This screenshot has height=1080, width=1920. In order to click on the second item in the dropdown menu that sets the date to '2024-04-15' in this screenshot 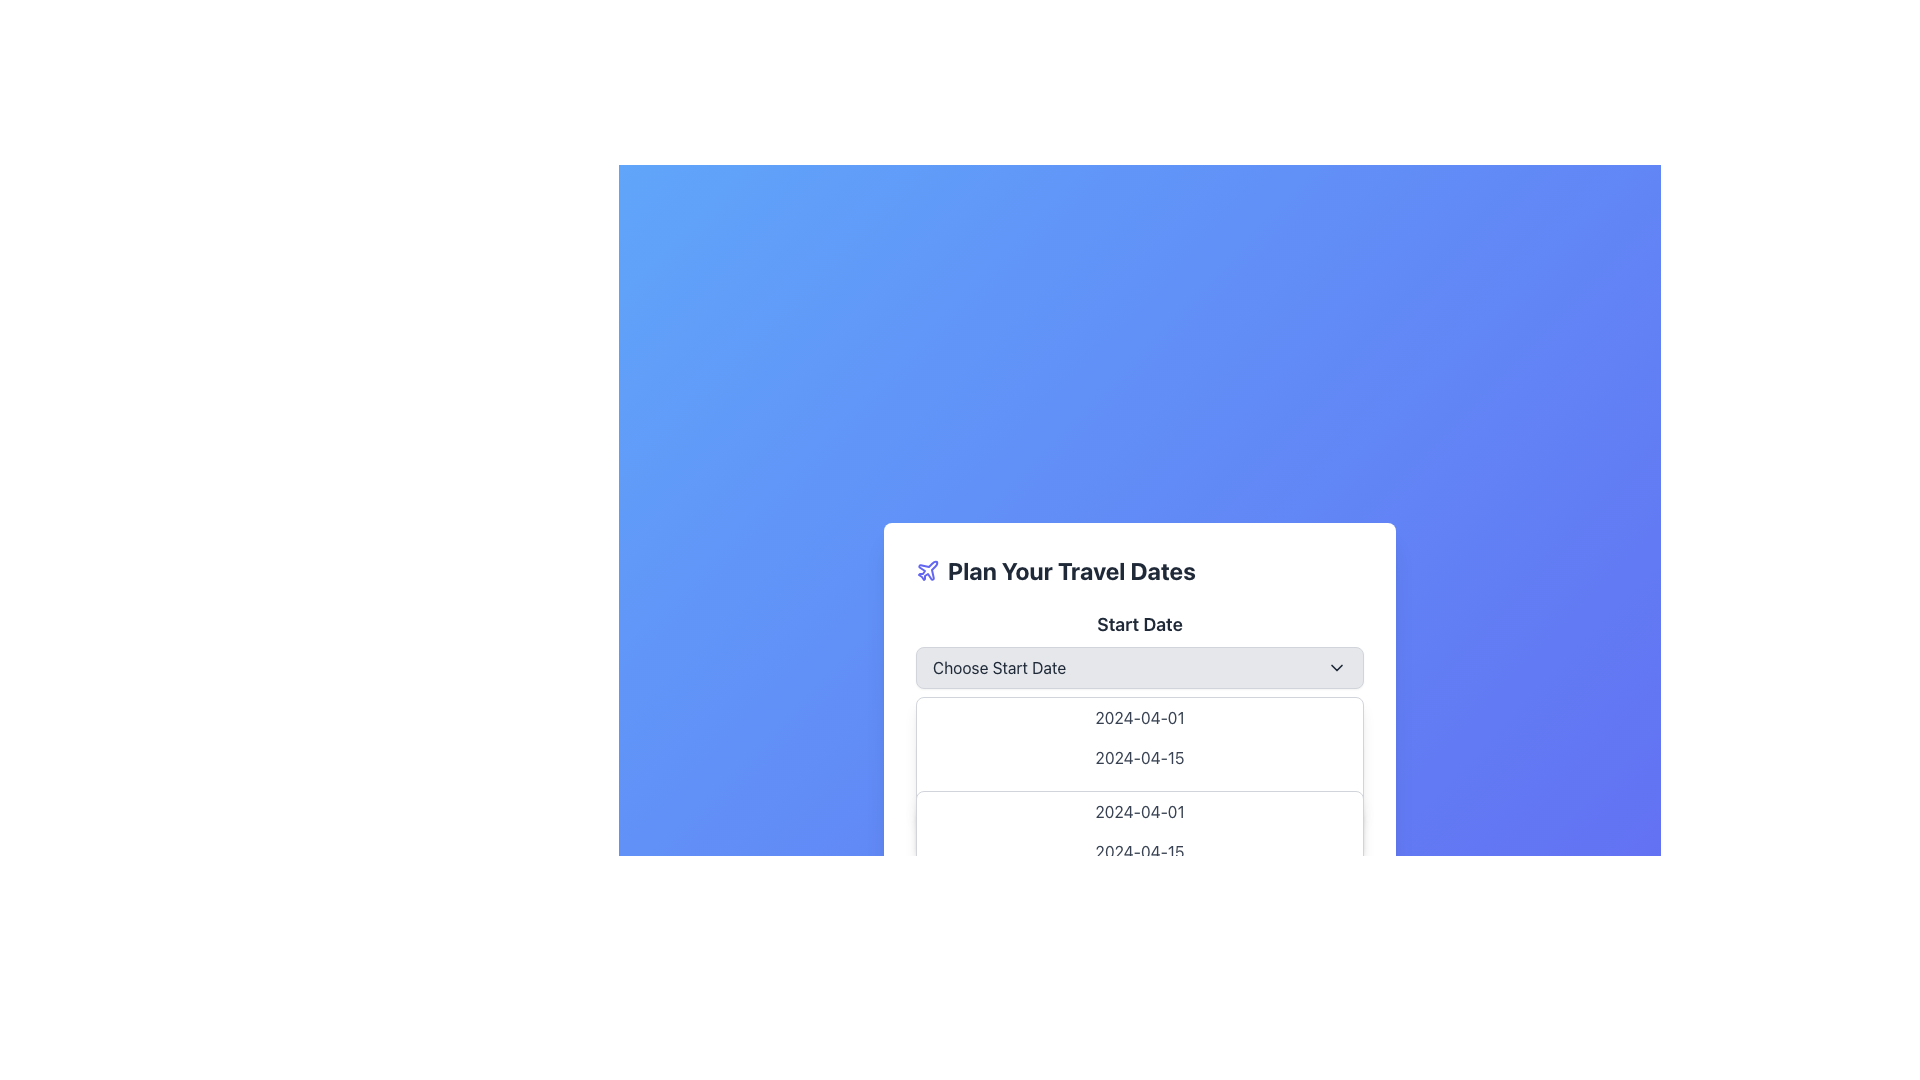, I will do `click(1140, 762)`.